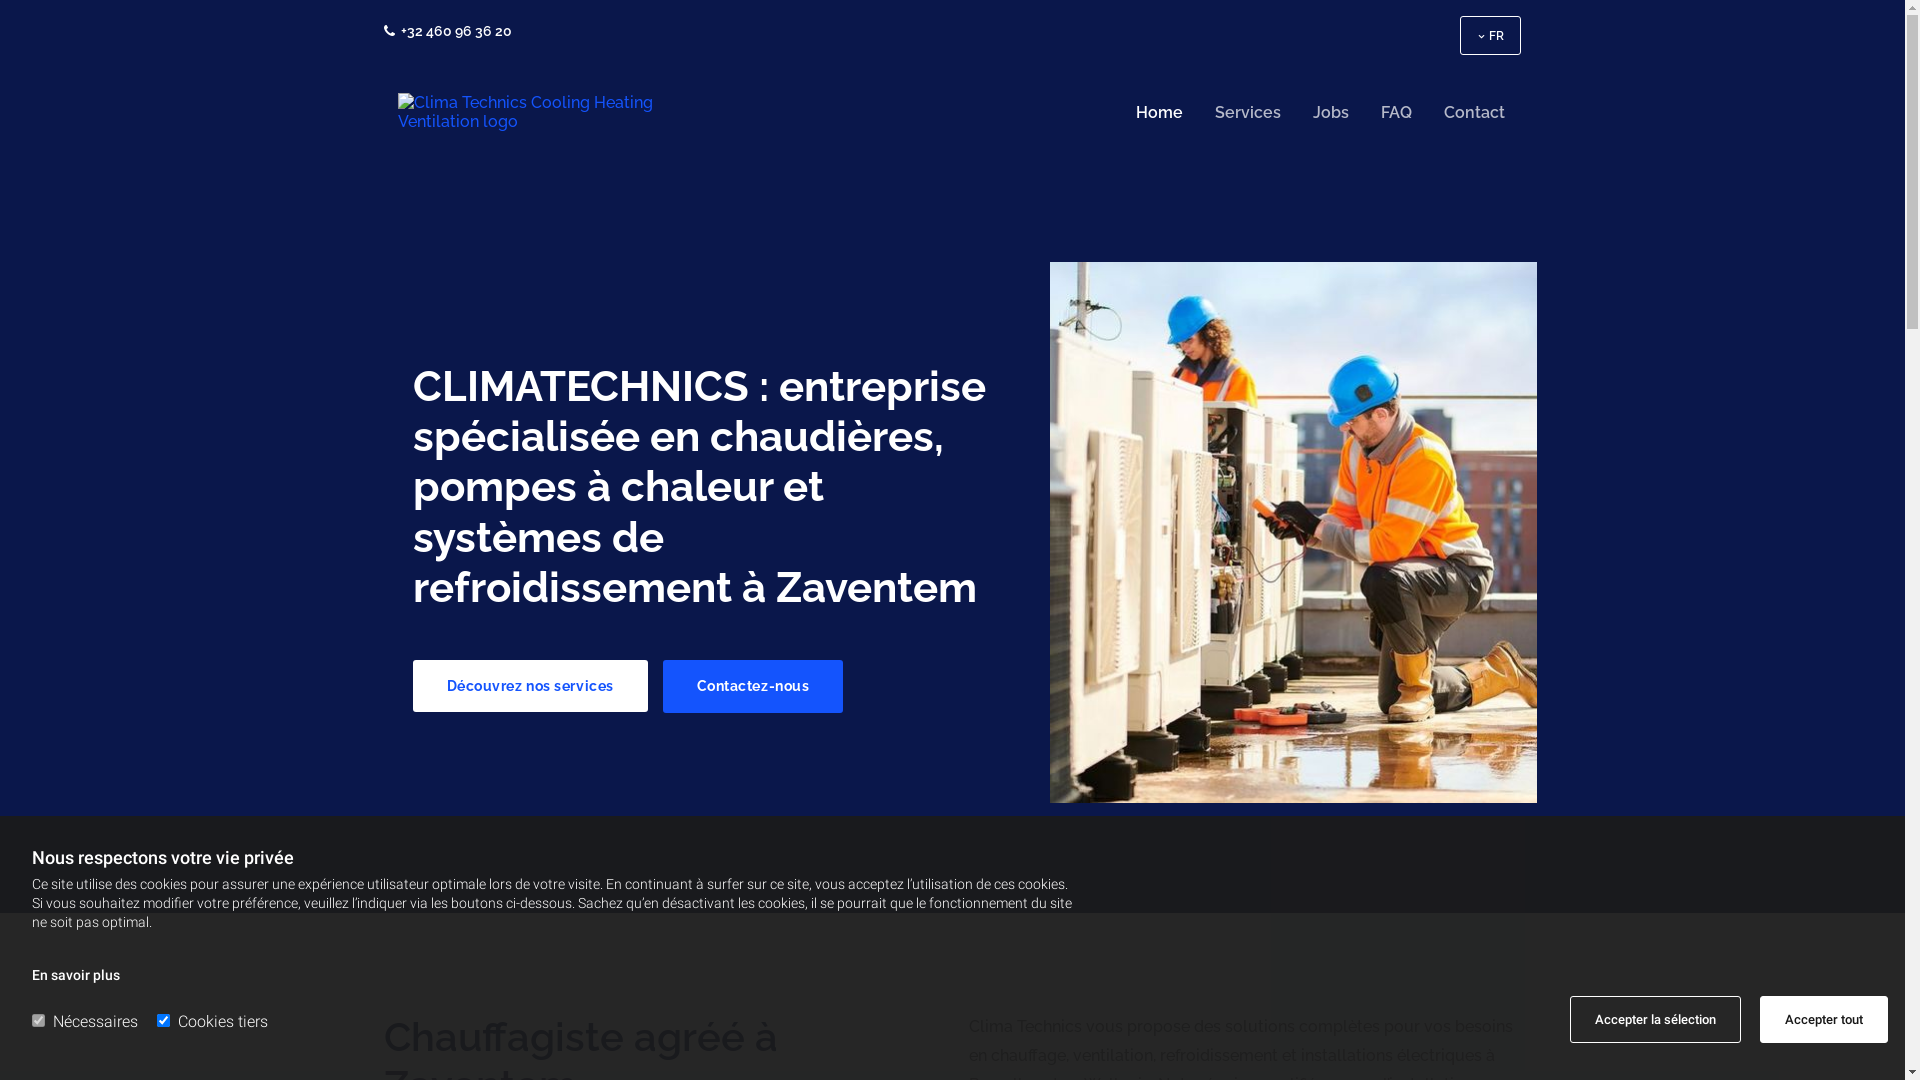  What do you see at coordinates (454, 30) in the screenshot?
I see `'+32 460 96 36 20'` at bounding box center [454, 30].